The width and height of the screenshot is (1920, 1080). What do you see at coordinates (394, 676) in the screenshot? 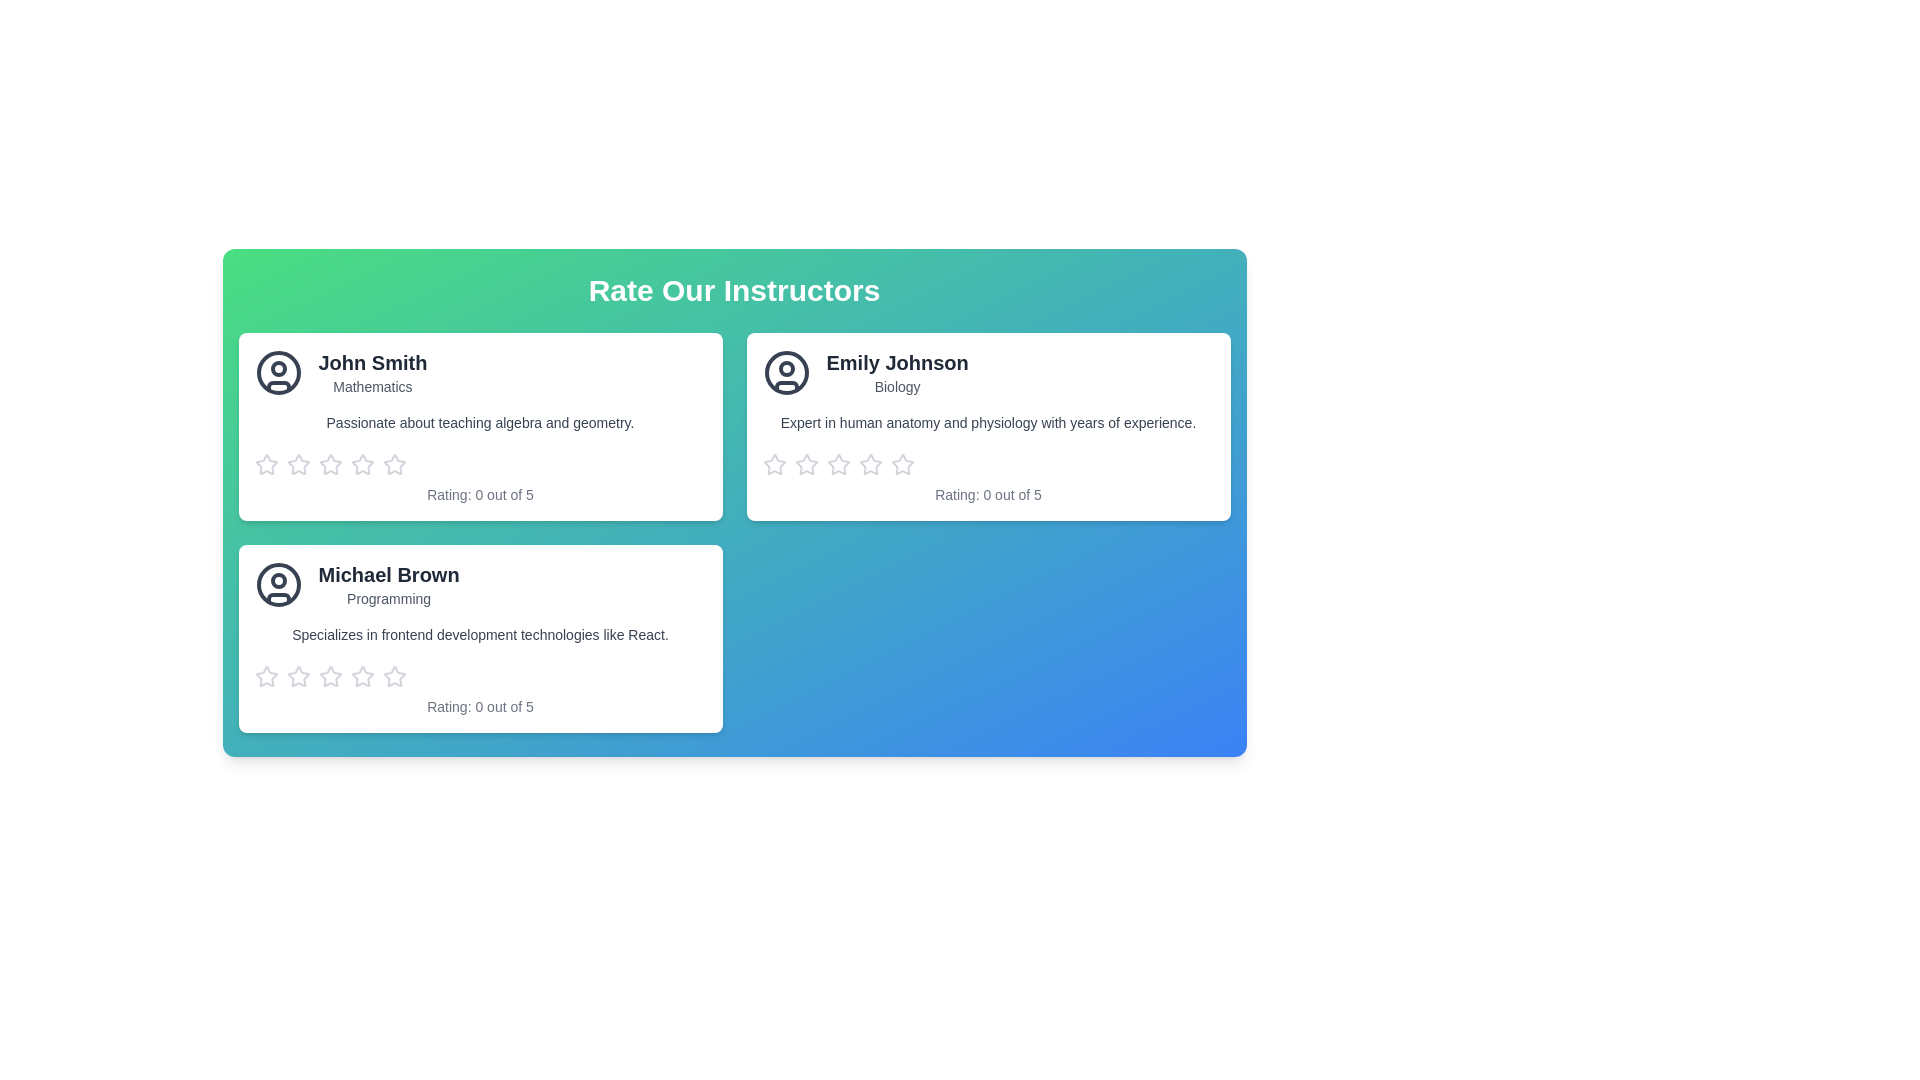
I see `the fifth star-shaped rating icon, which has a white interior and gray border, located under the instructor 'Michael Brown' in the rating section of the card` at bounding box center [394, 676].